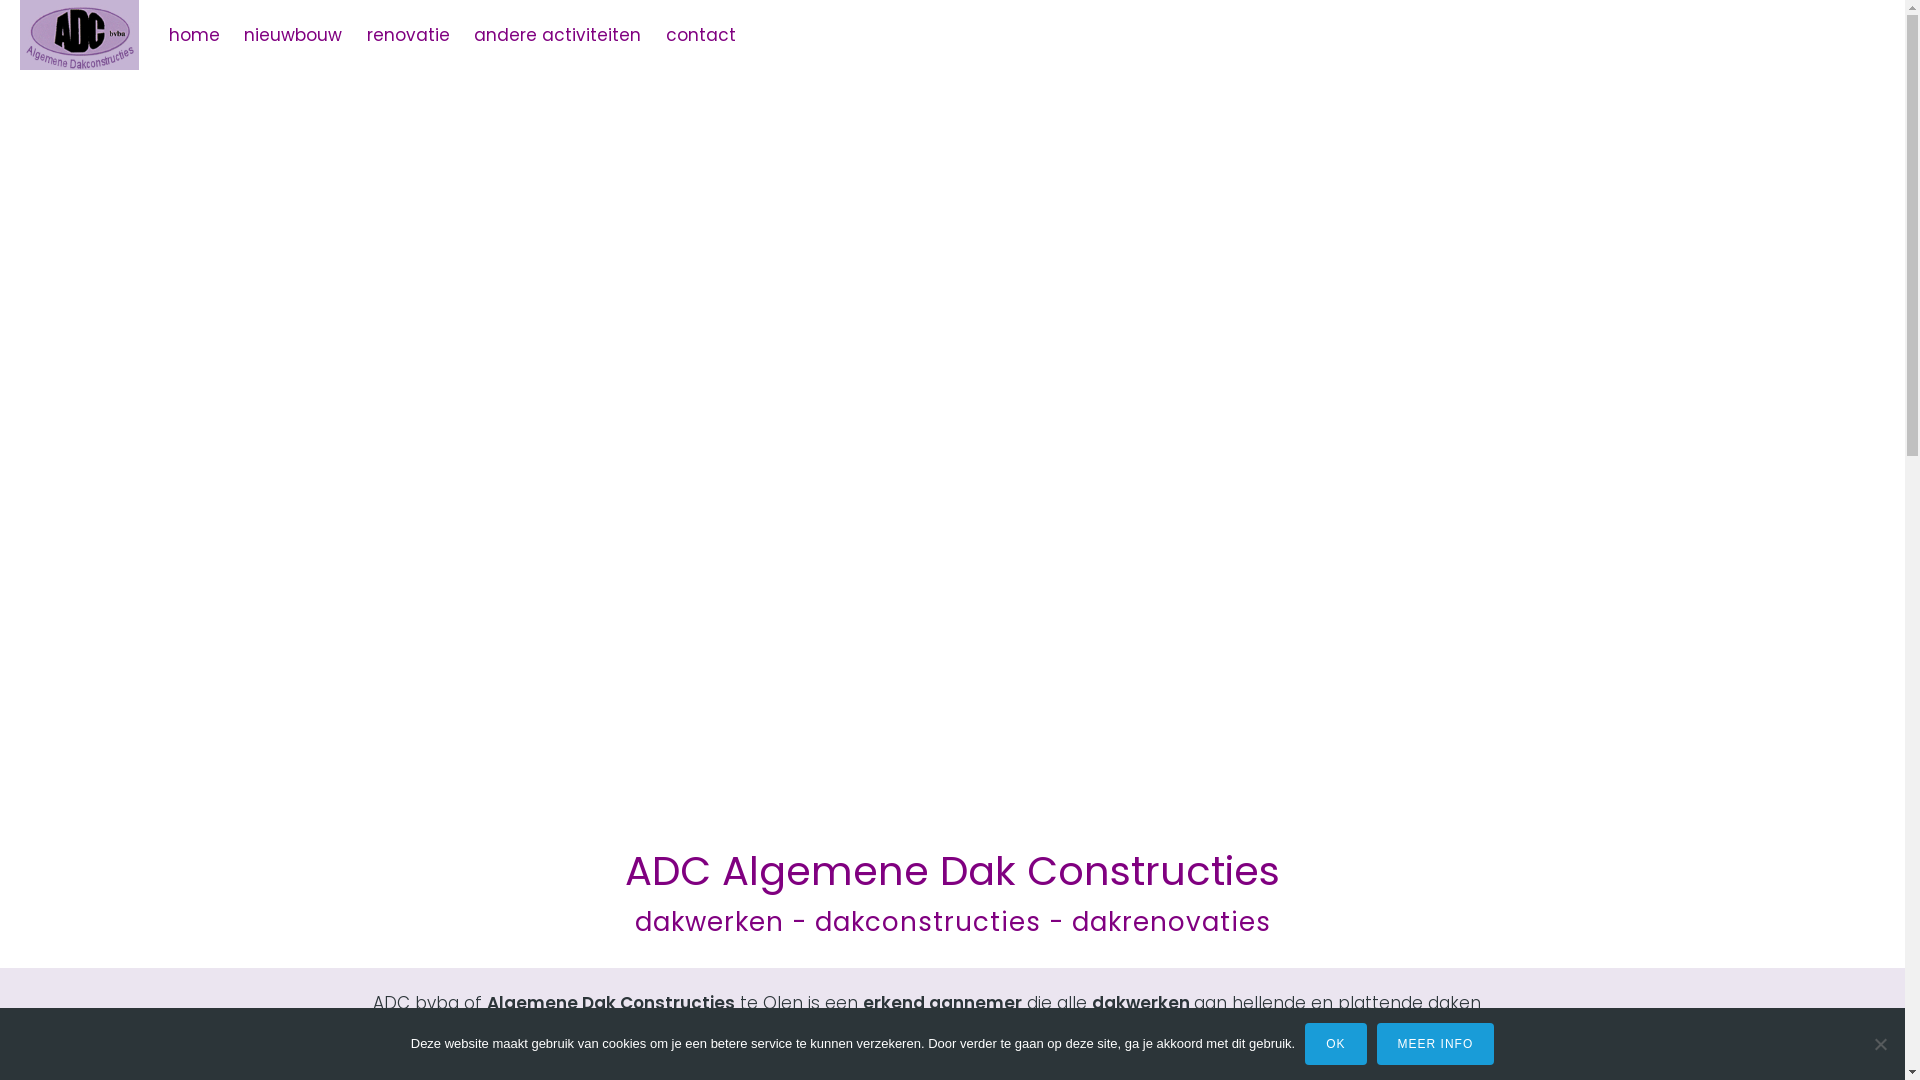  Describe the element at coordinates (700, 34) in the screenshot. I see `'contact'` at that location.